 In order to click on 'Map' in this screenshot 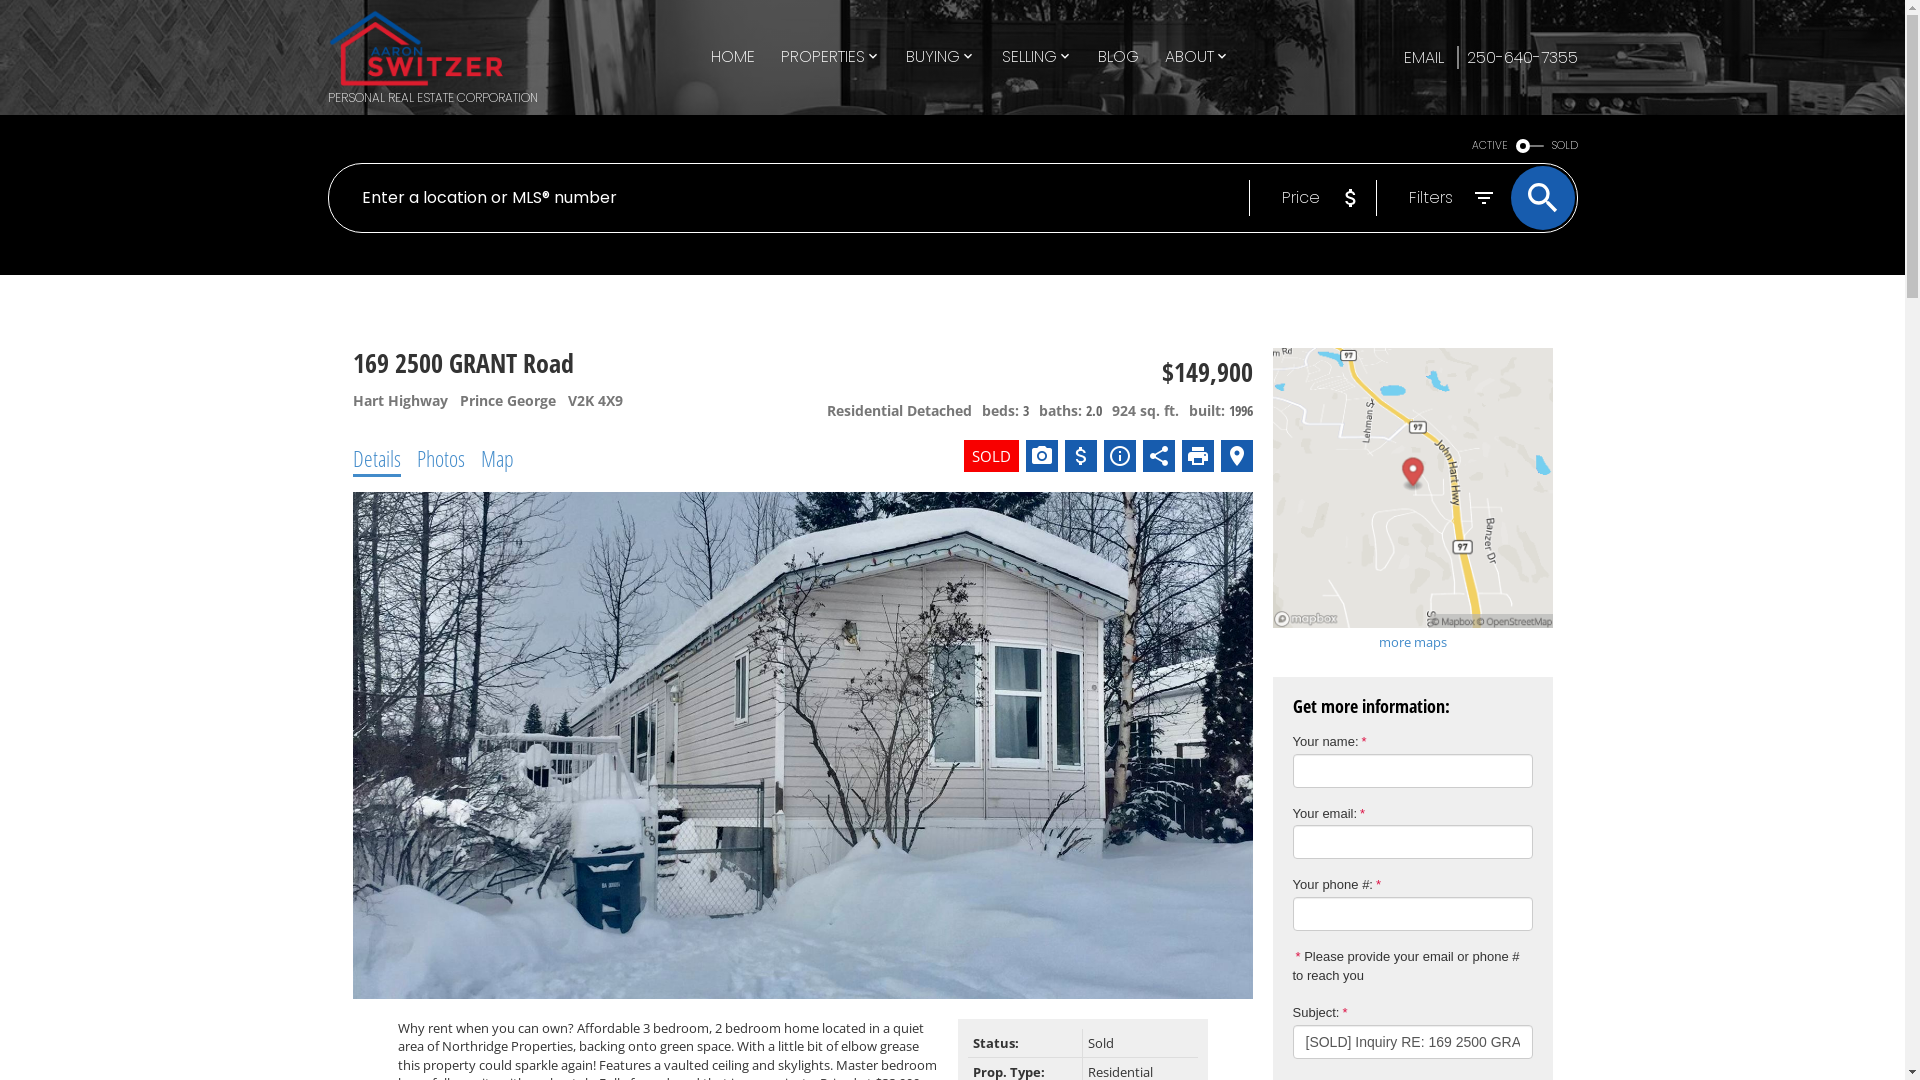, I will do `click(496, 458)`.